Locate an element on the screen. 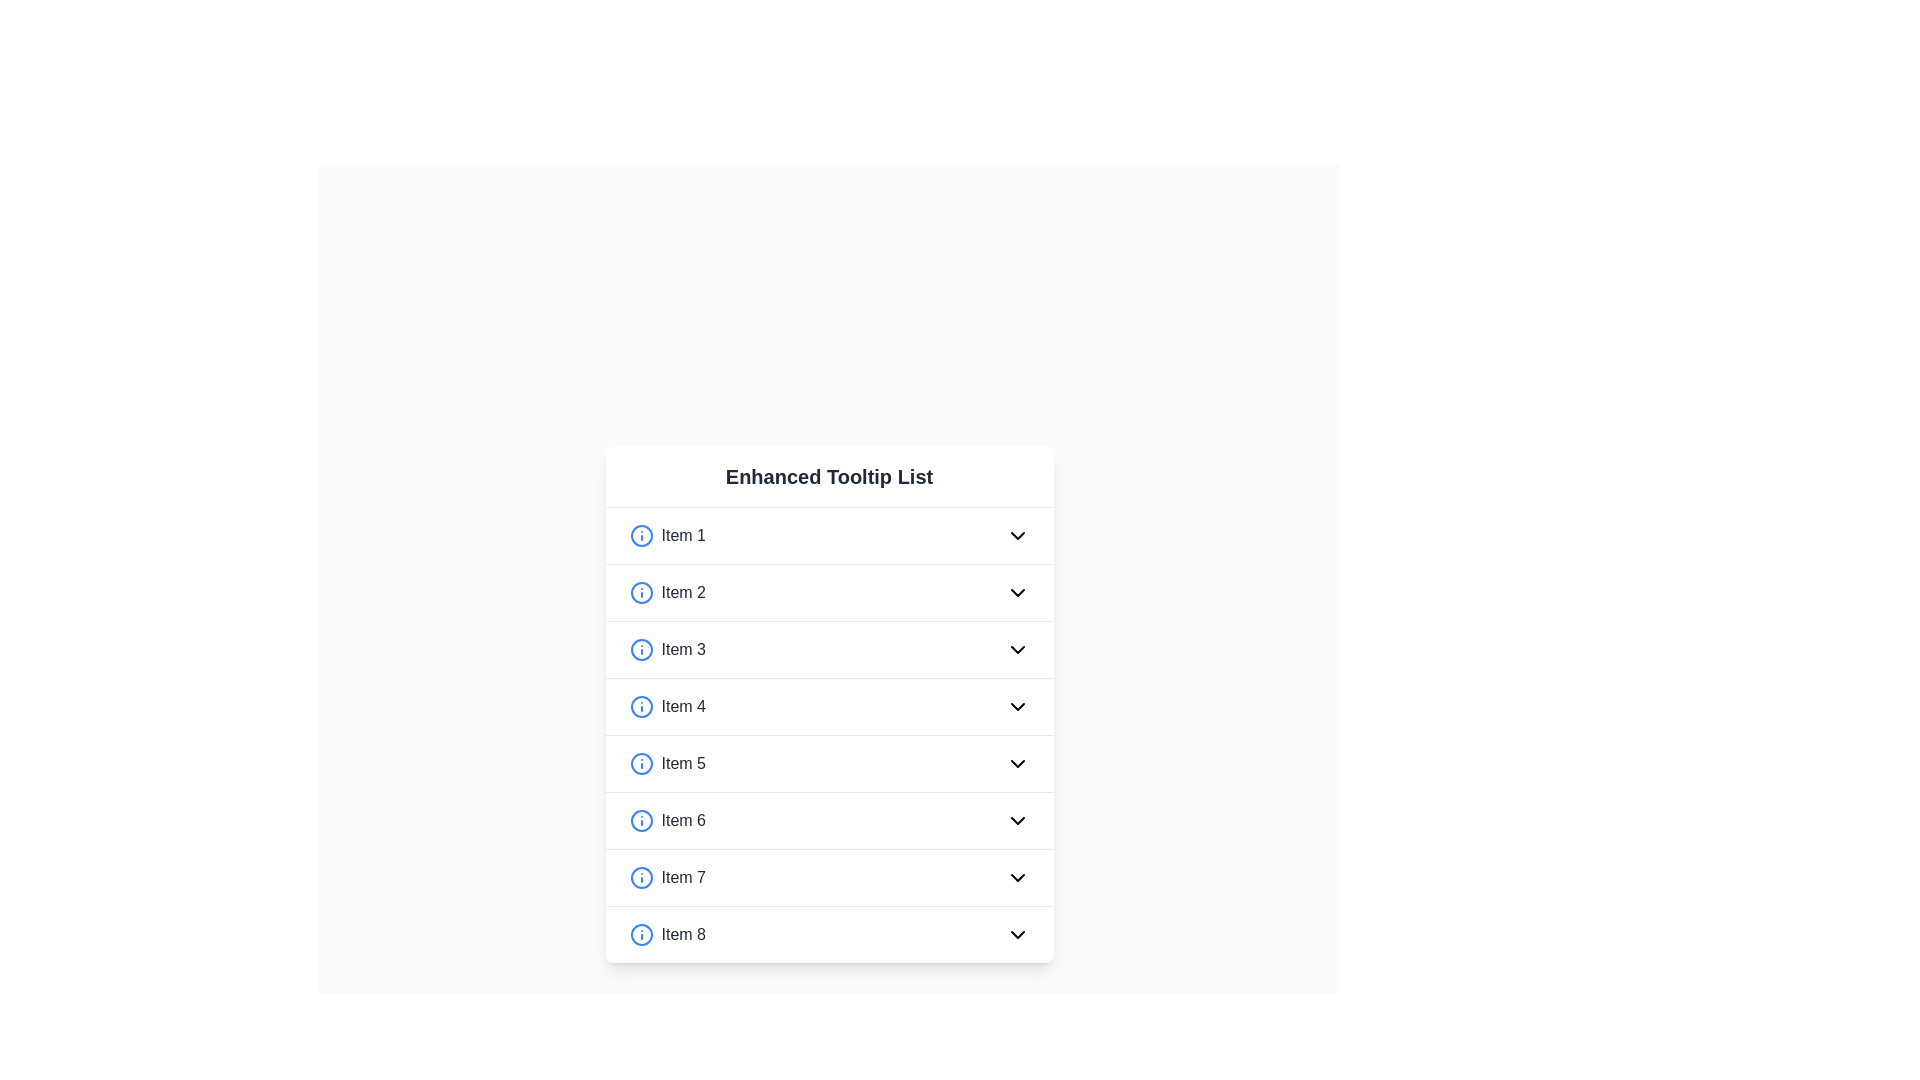 The image size is (1920, 1080). the circular icon with a blue outline associated with 'Item 5', located at the far left of its row is located at coordinates (641, 763).